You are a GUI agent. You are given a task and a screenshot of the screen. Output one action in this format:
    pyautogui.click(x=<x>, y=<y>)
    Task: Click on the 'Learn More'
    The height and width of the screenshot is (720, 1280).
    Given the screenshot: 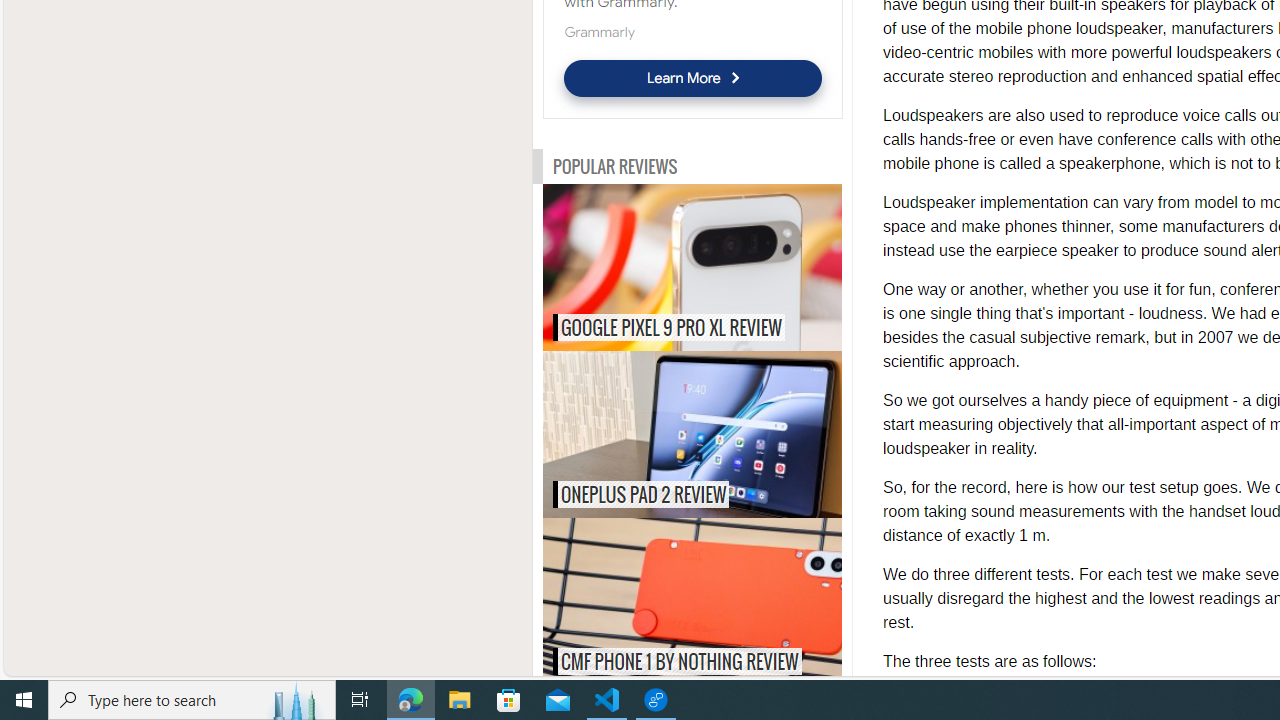 What is the action you would take?
    pyautogui.click(x=692, y=77)
    